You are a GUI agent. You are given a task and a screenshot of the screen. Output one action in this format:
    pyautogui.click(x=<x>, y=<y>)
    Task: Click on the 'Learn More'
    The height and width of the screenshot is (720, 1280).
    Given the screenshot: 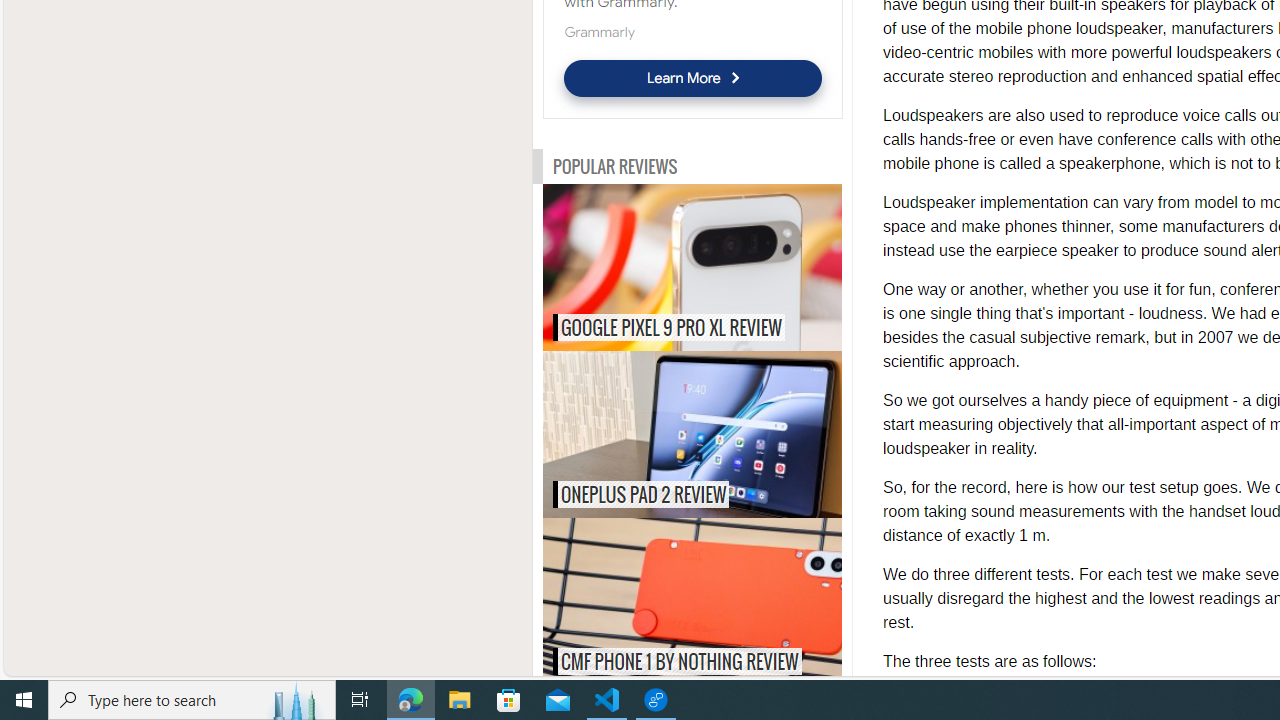 What is the action you would take?
    pyautogui.click(x=692, y=77)
    